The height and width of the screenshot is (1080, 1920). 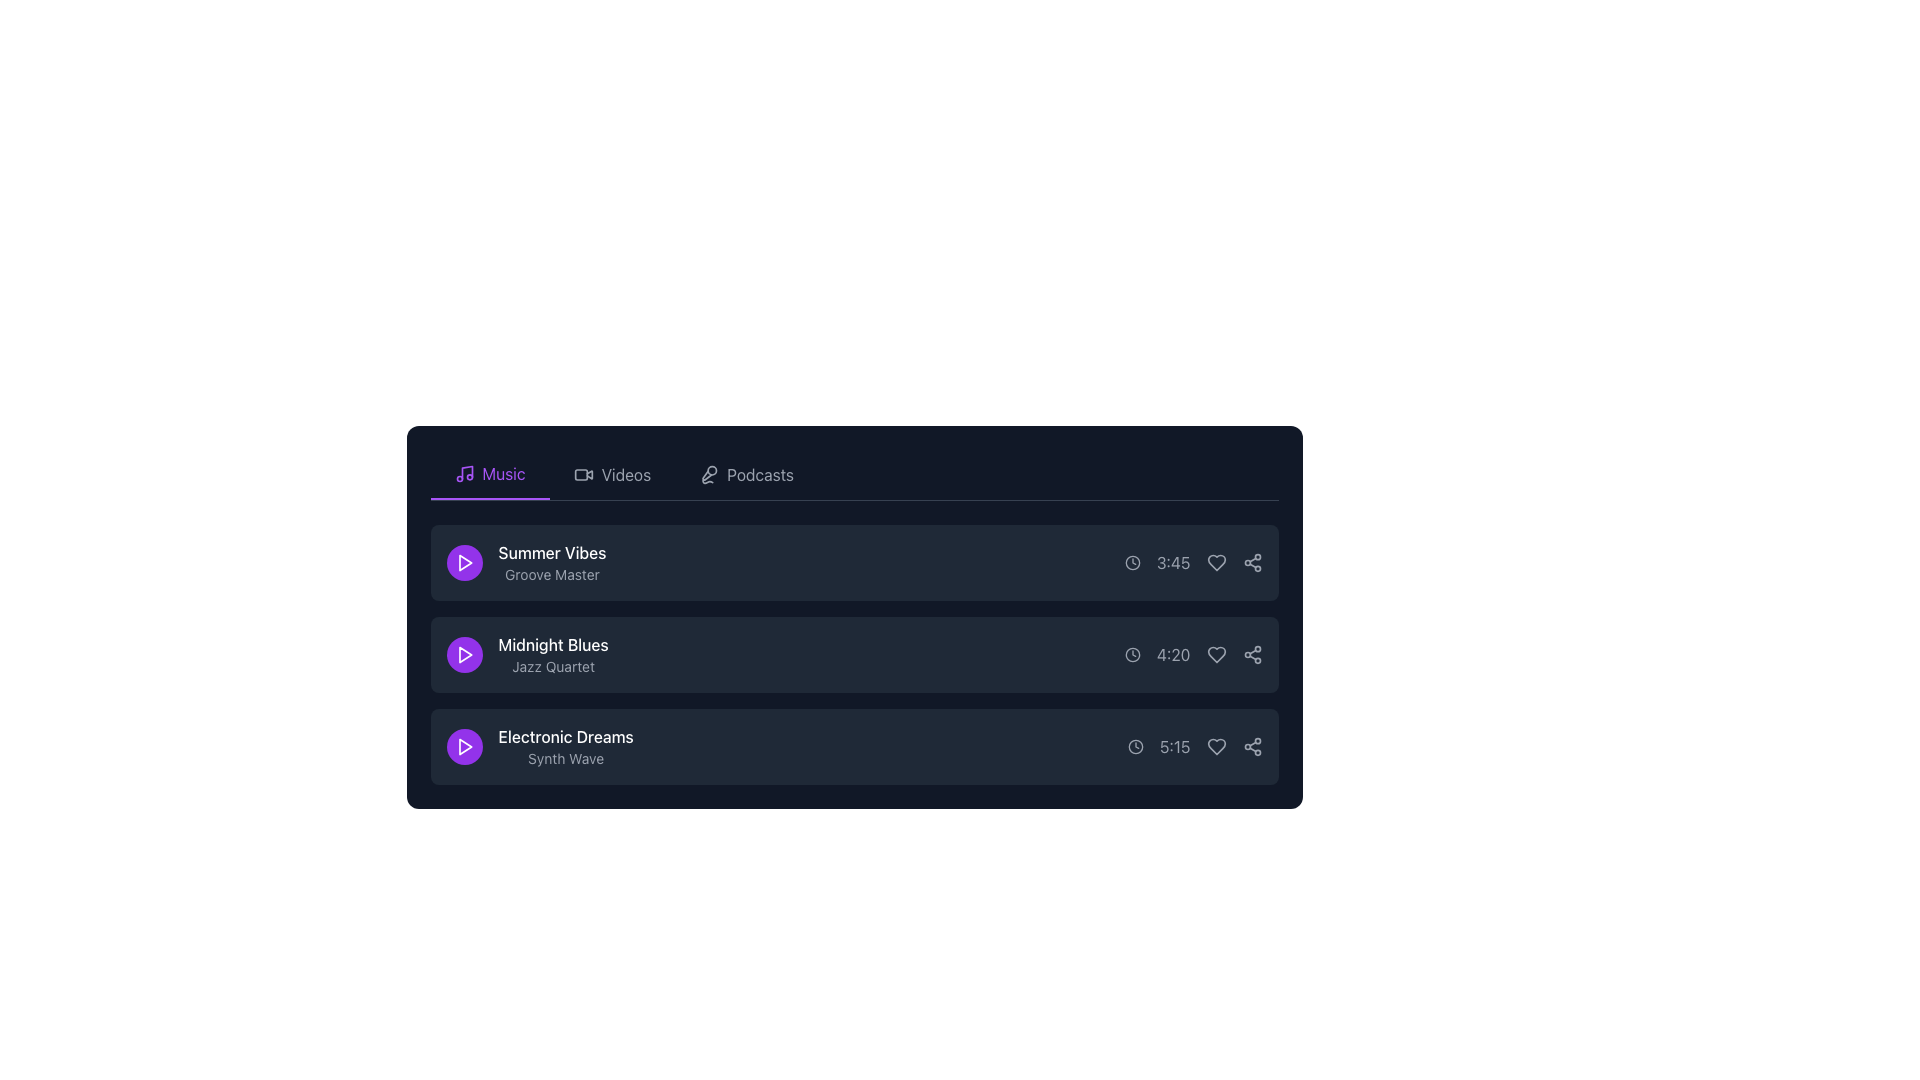 I want to click on the like icon located to the right of the 'Midnight Blues' item in the list, so click(x=1215, y=655).